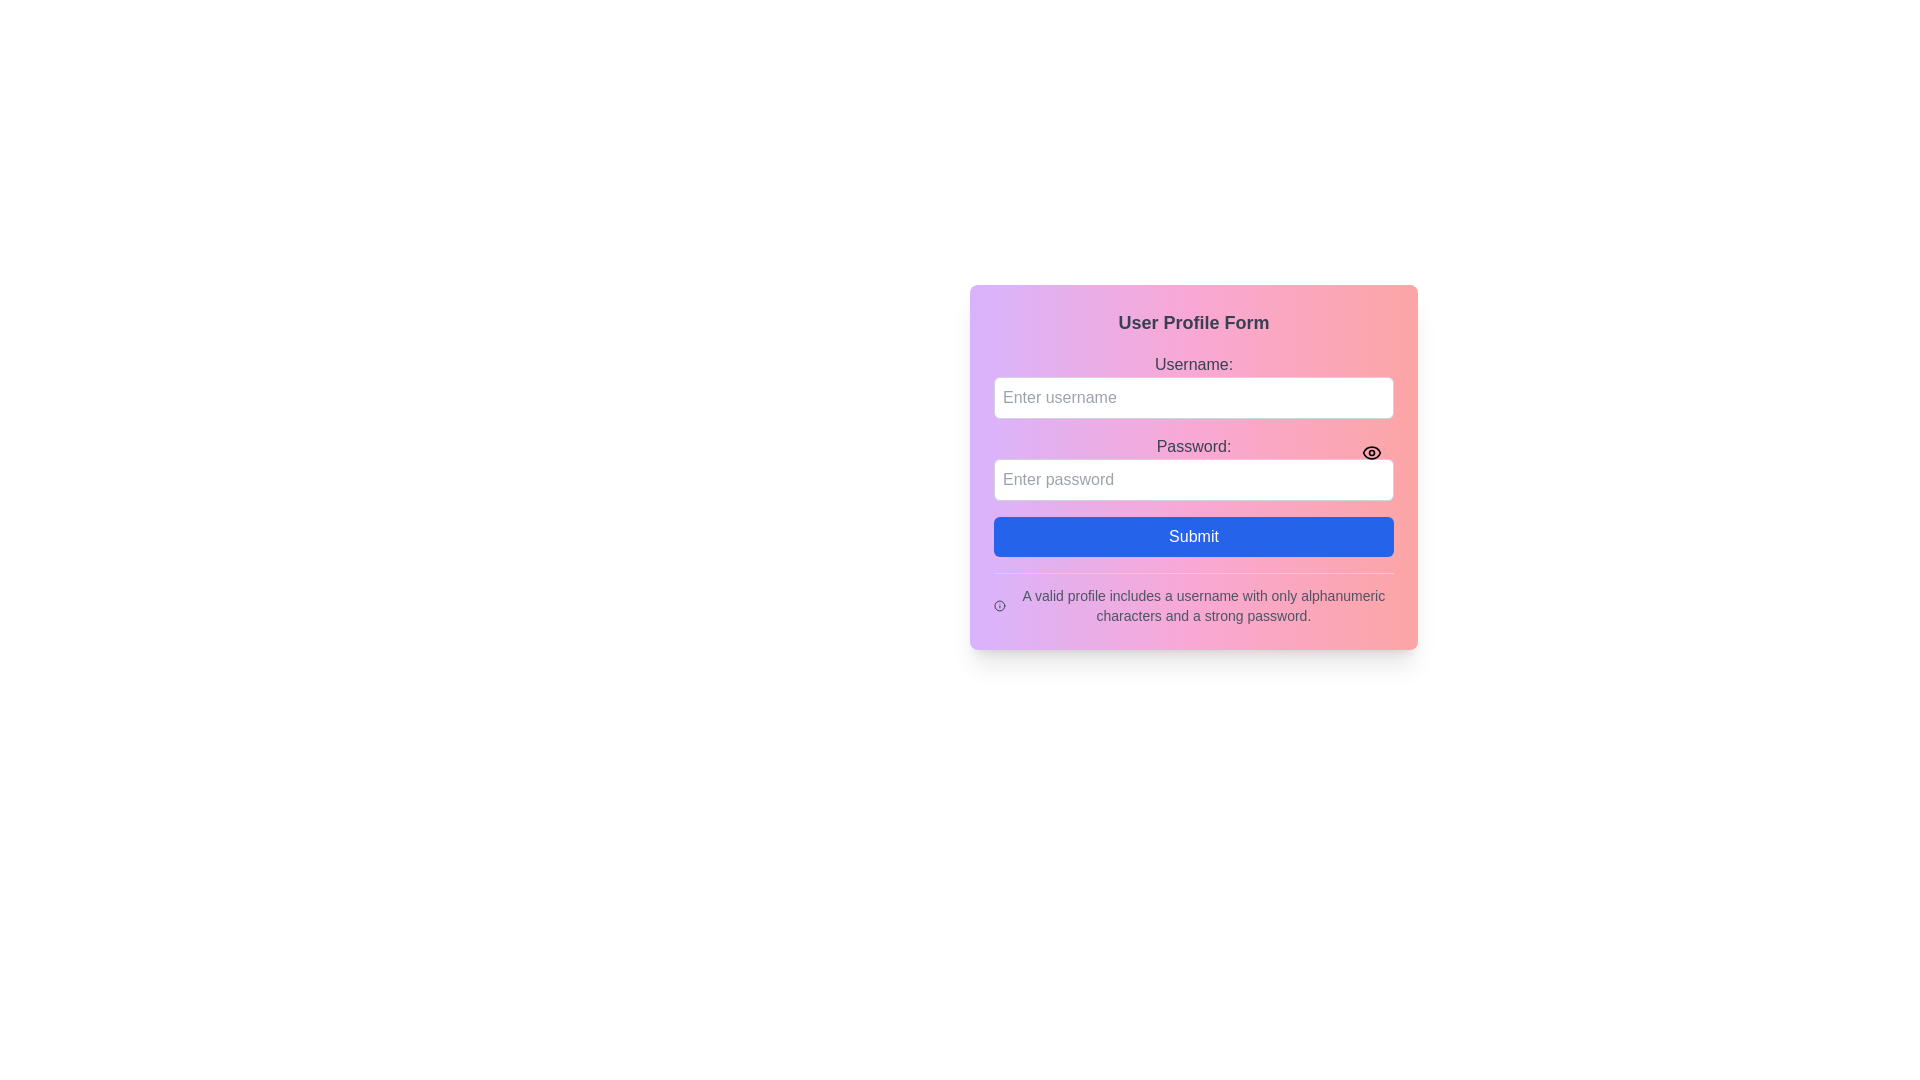 The height and width of the screenshot is (1080, 1920). Describe the element at coordinates (1371, 452) in the screenshot. I see `the button located at the top-right corner of the password field` at that location.